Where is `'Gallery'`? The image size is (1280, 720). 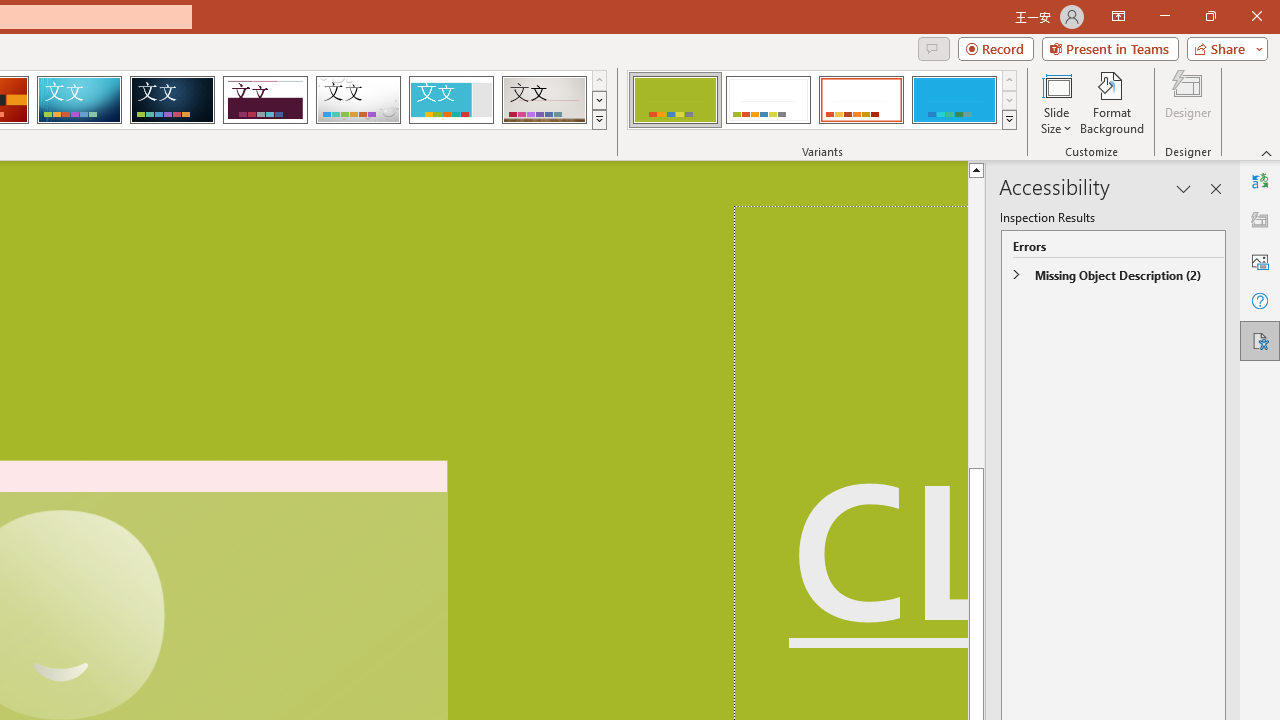 'Gallery' is located at coordinates (544, 100).